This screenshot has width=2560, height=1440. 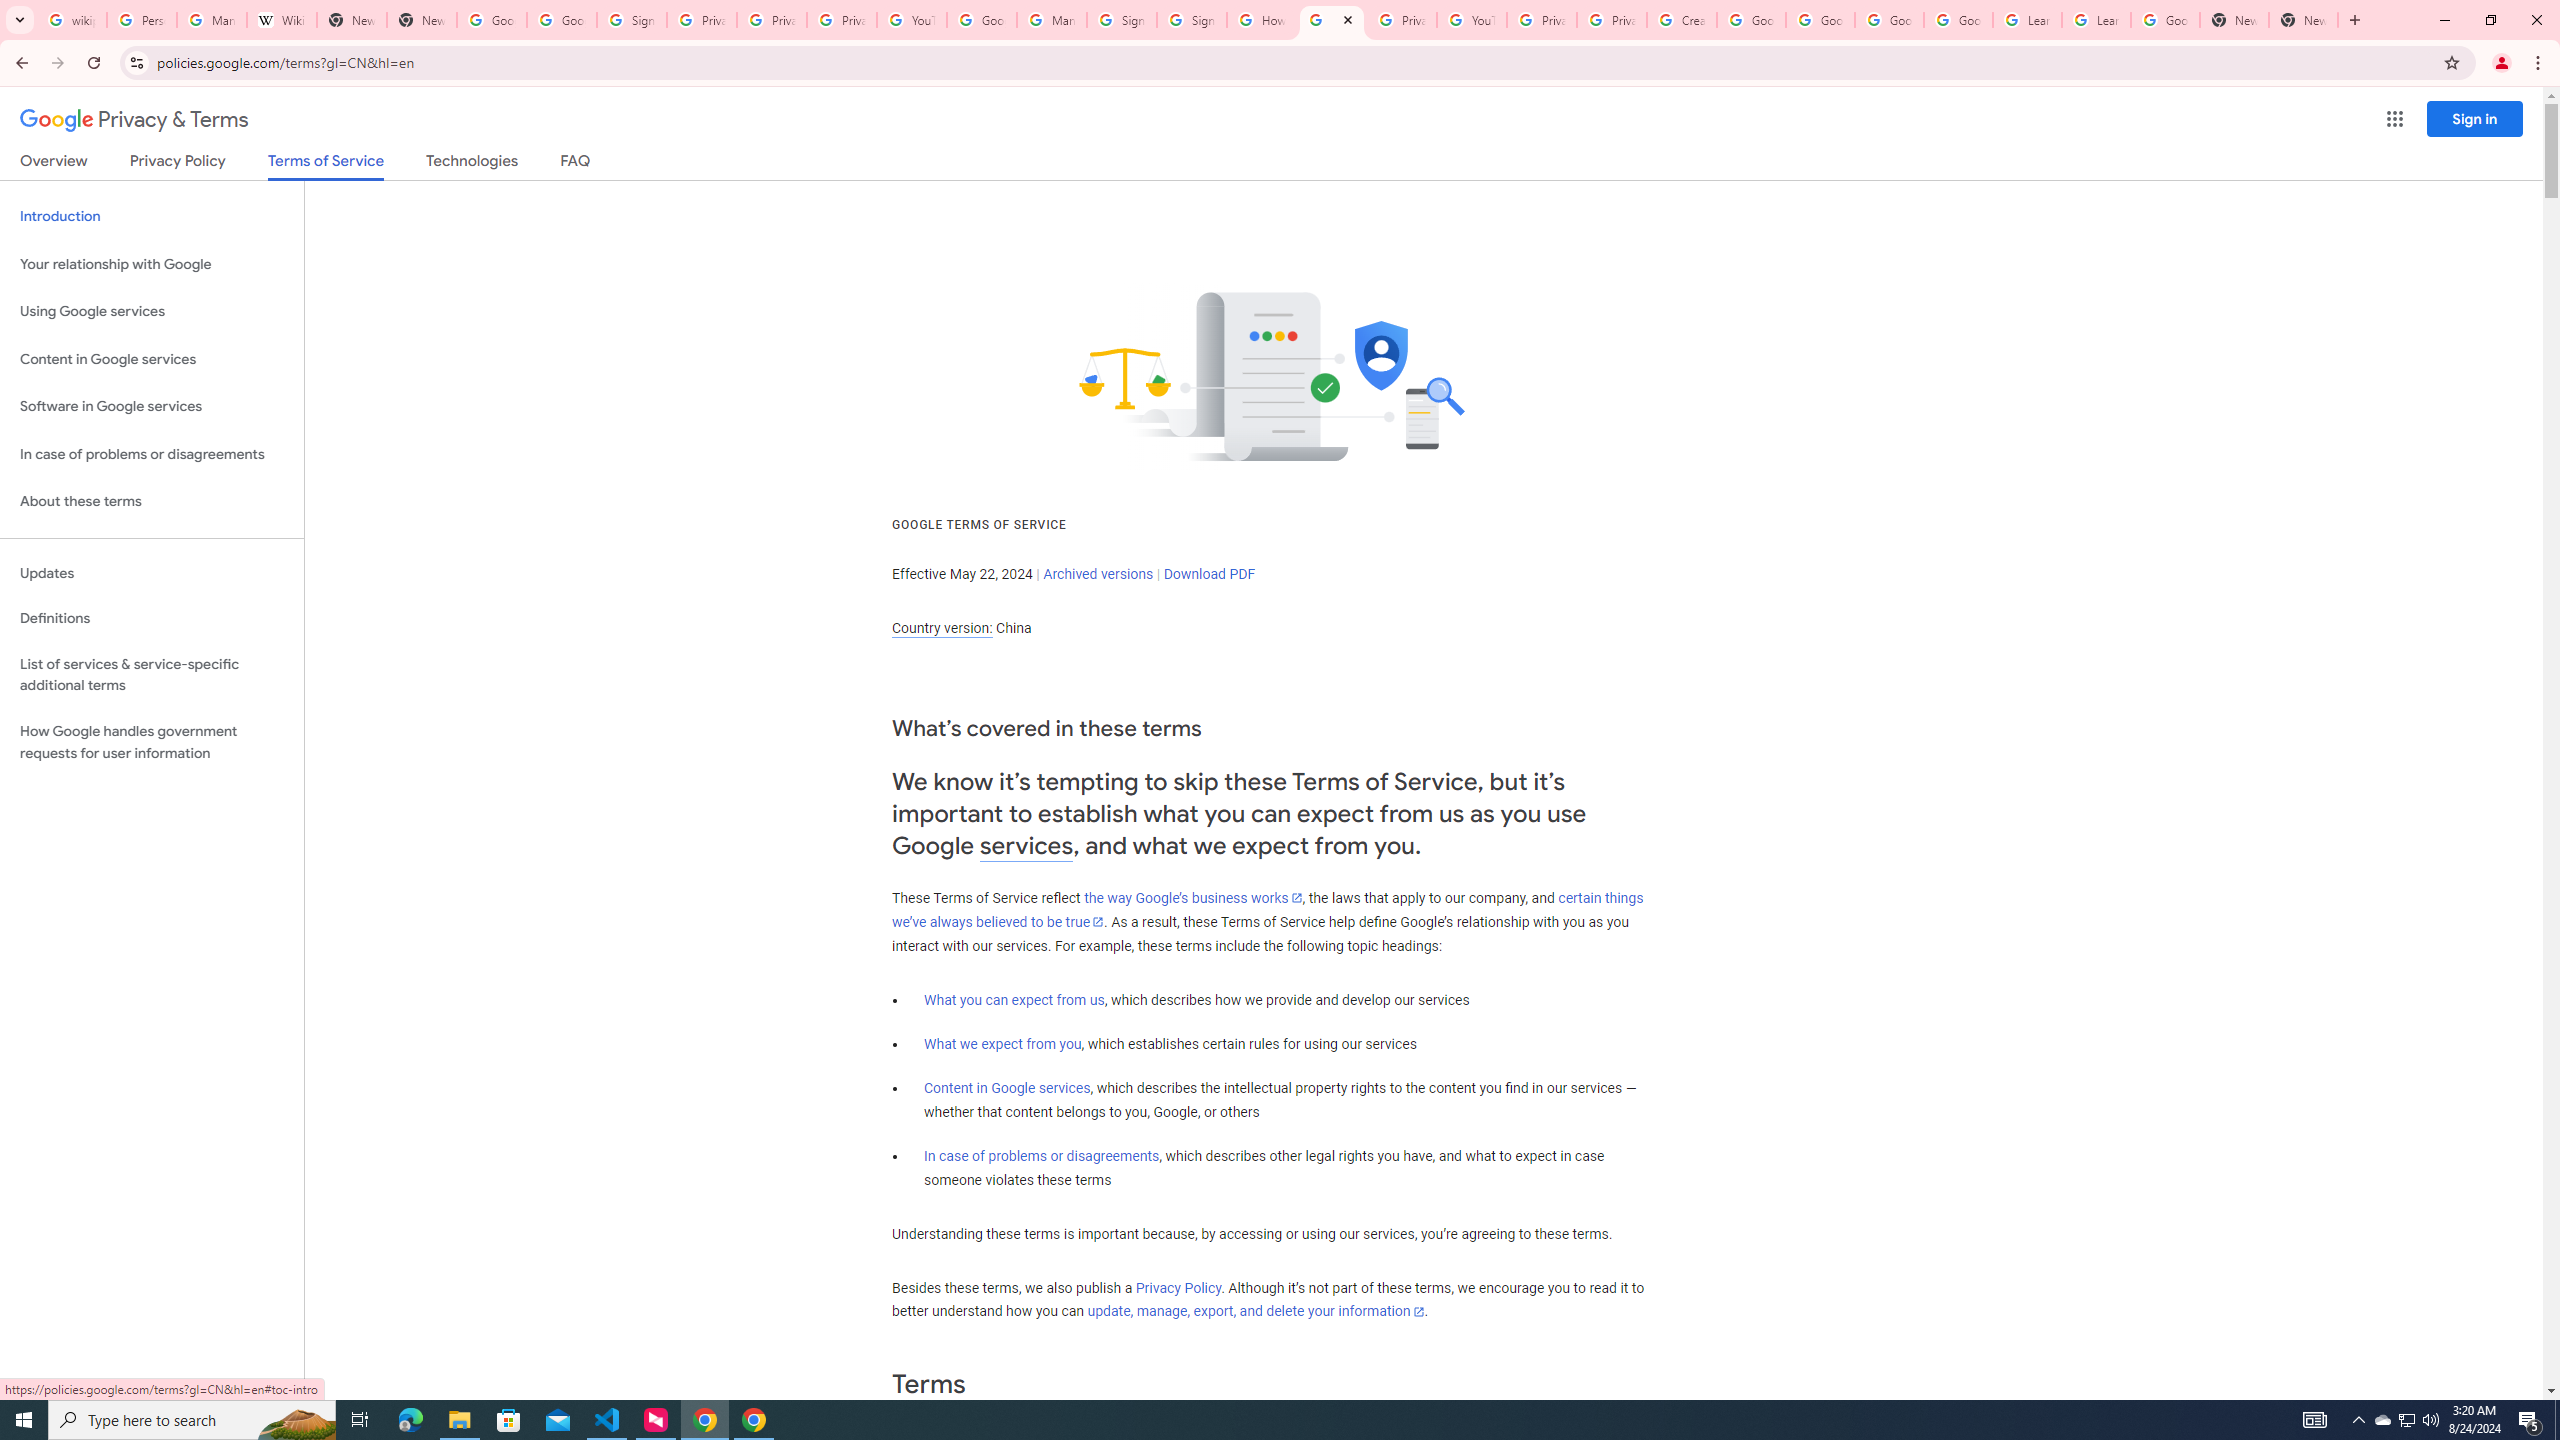 What do you see at coordinates (941, 628) in the screenshot?
I see `'Country version:'` at bounding box center [941, 628].